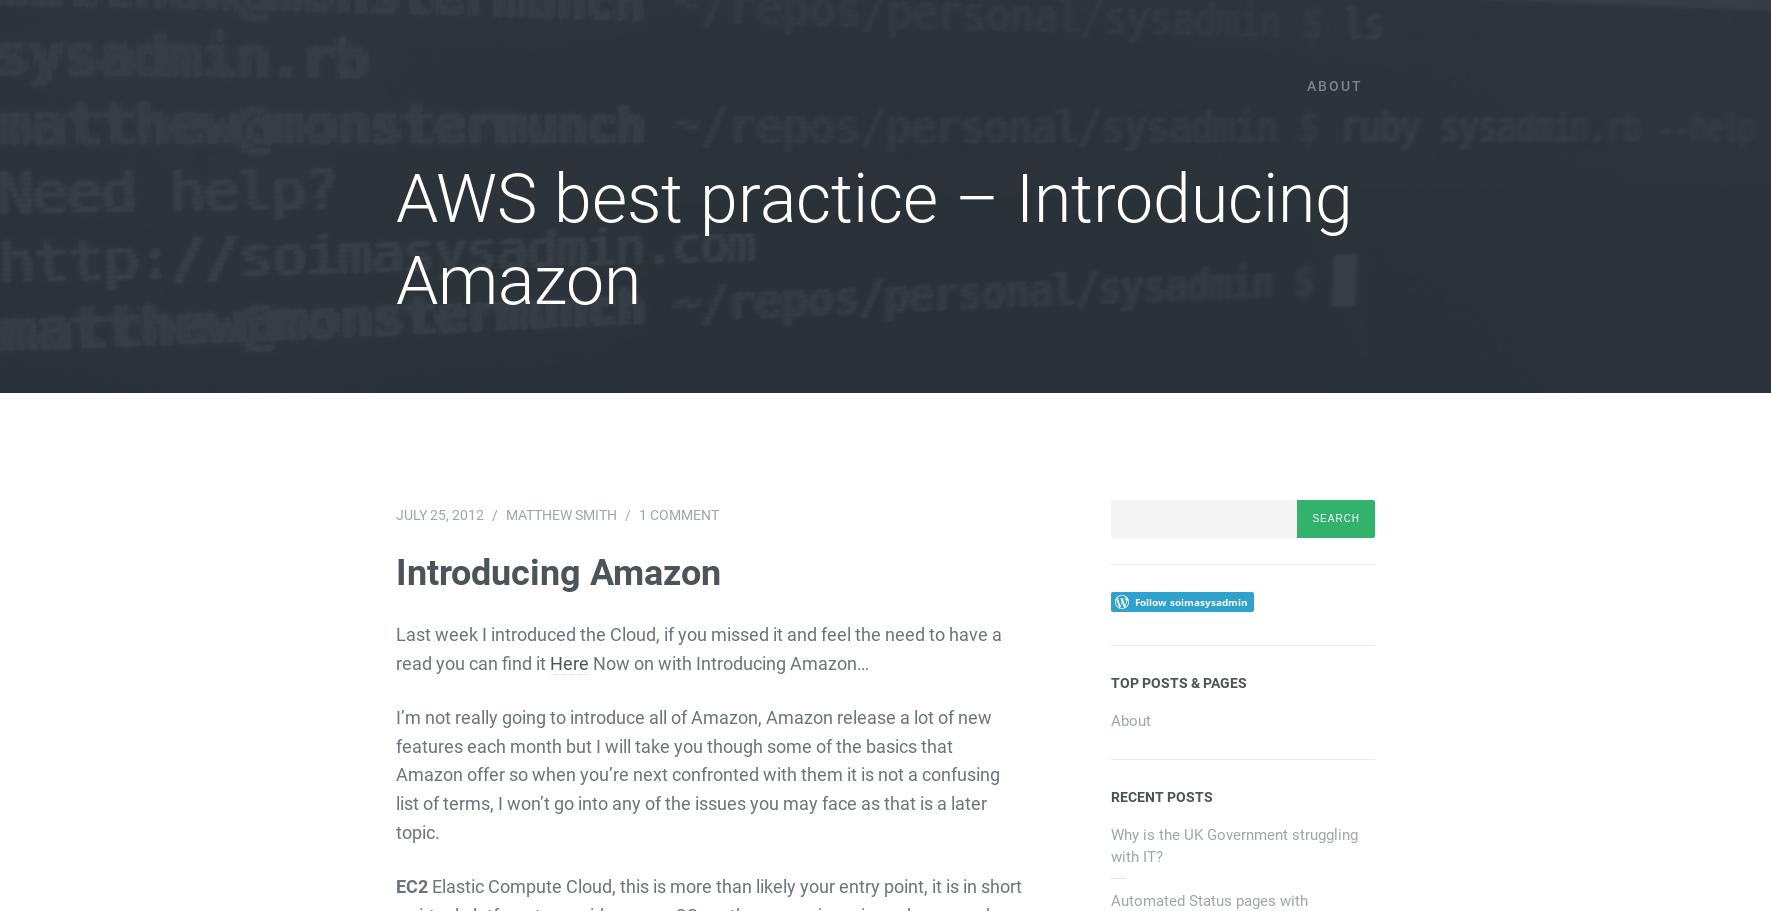  I want to click on 'Why is the UK Government struggling with IT?', so click(1233, 845).